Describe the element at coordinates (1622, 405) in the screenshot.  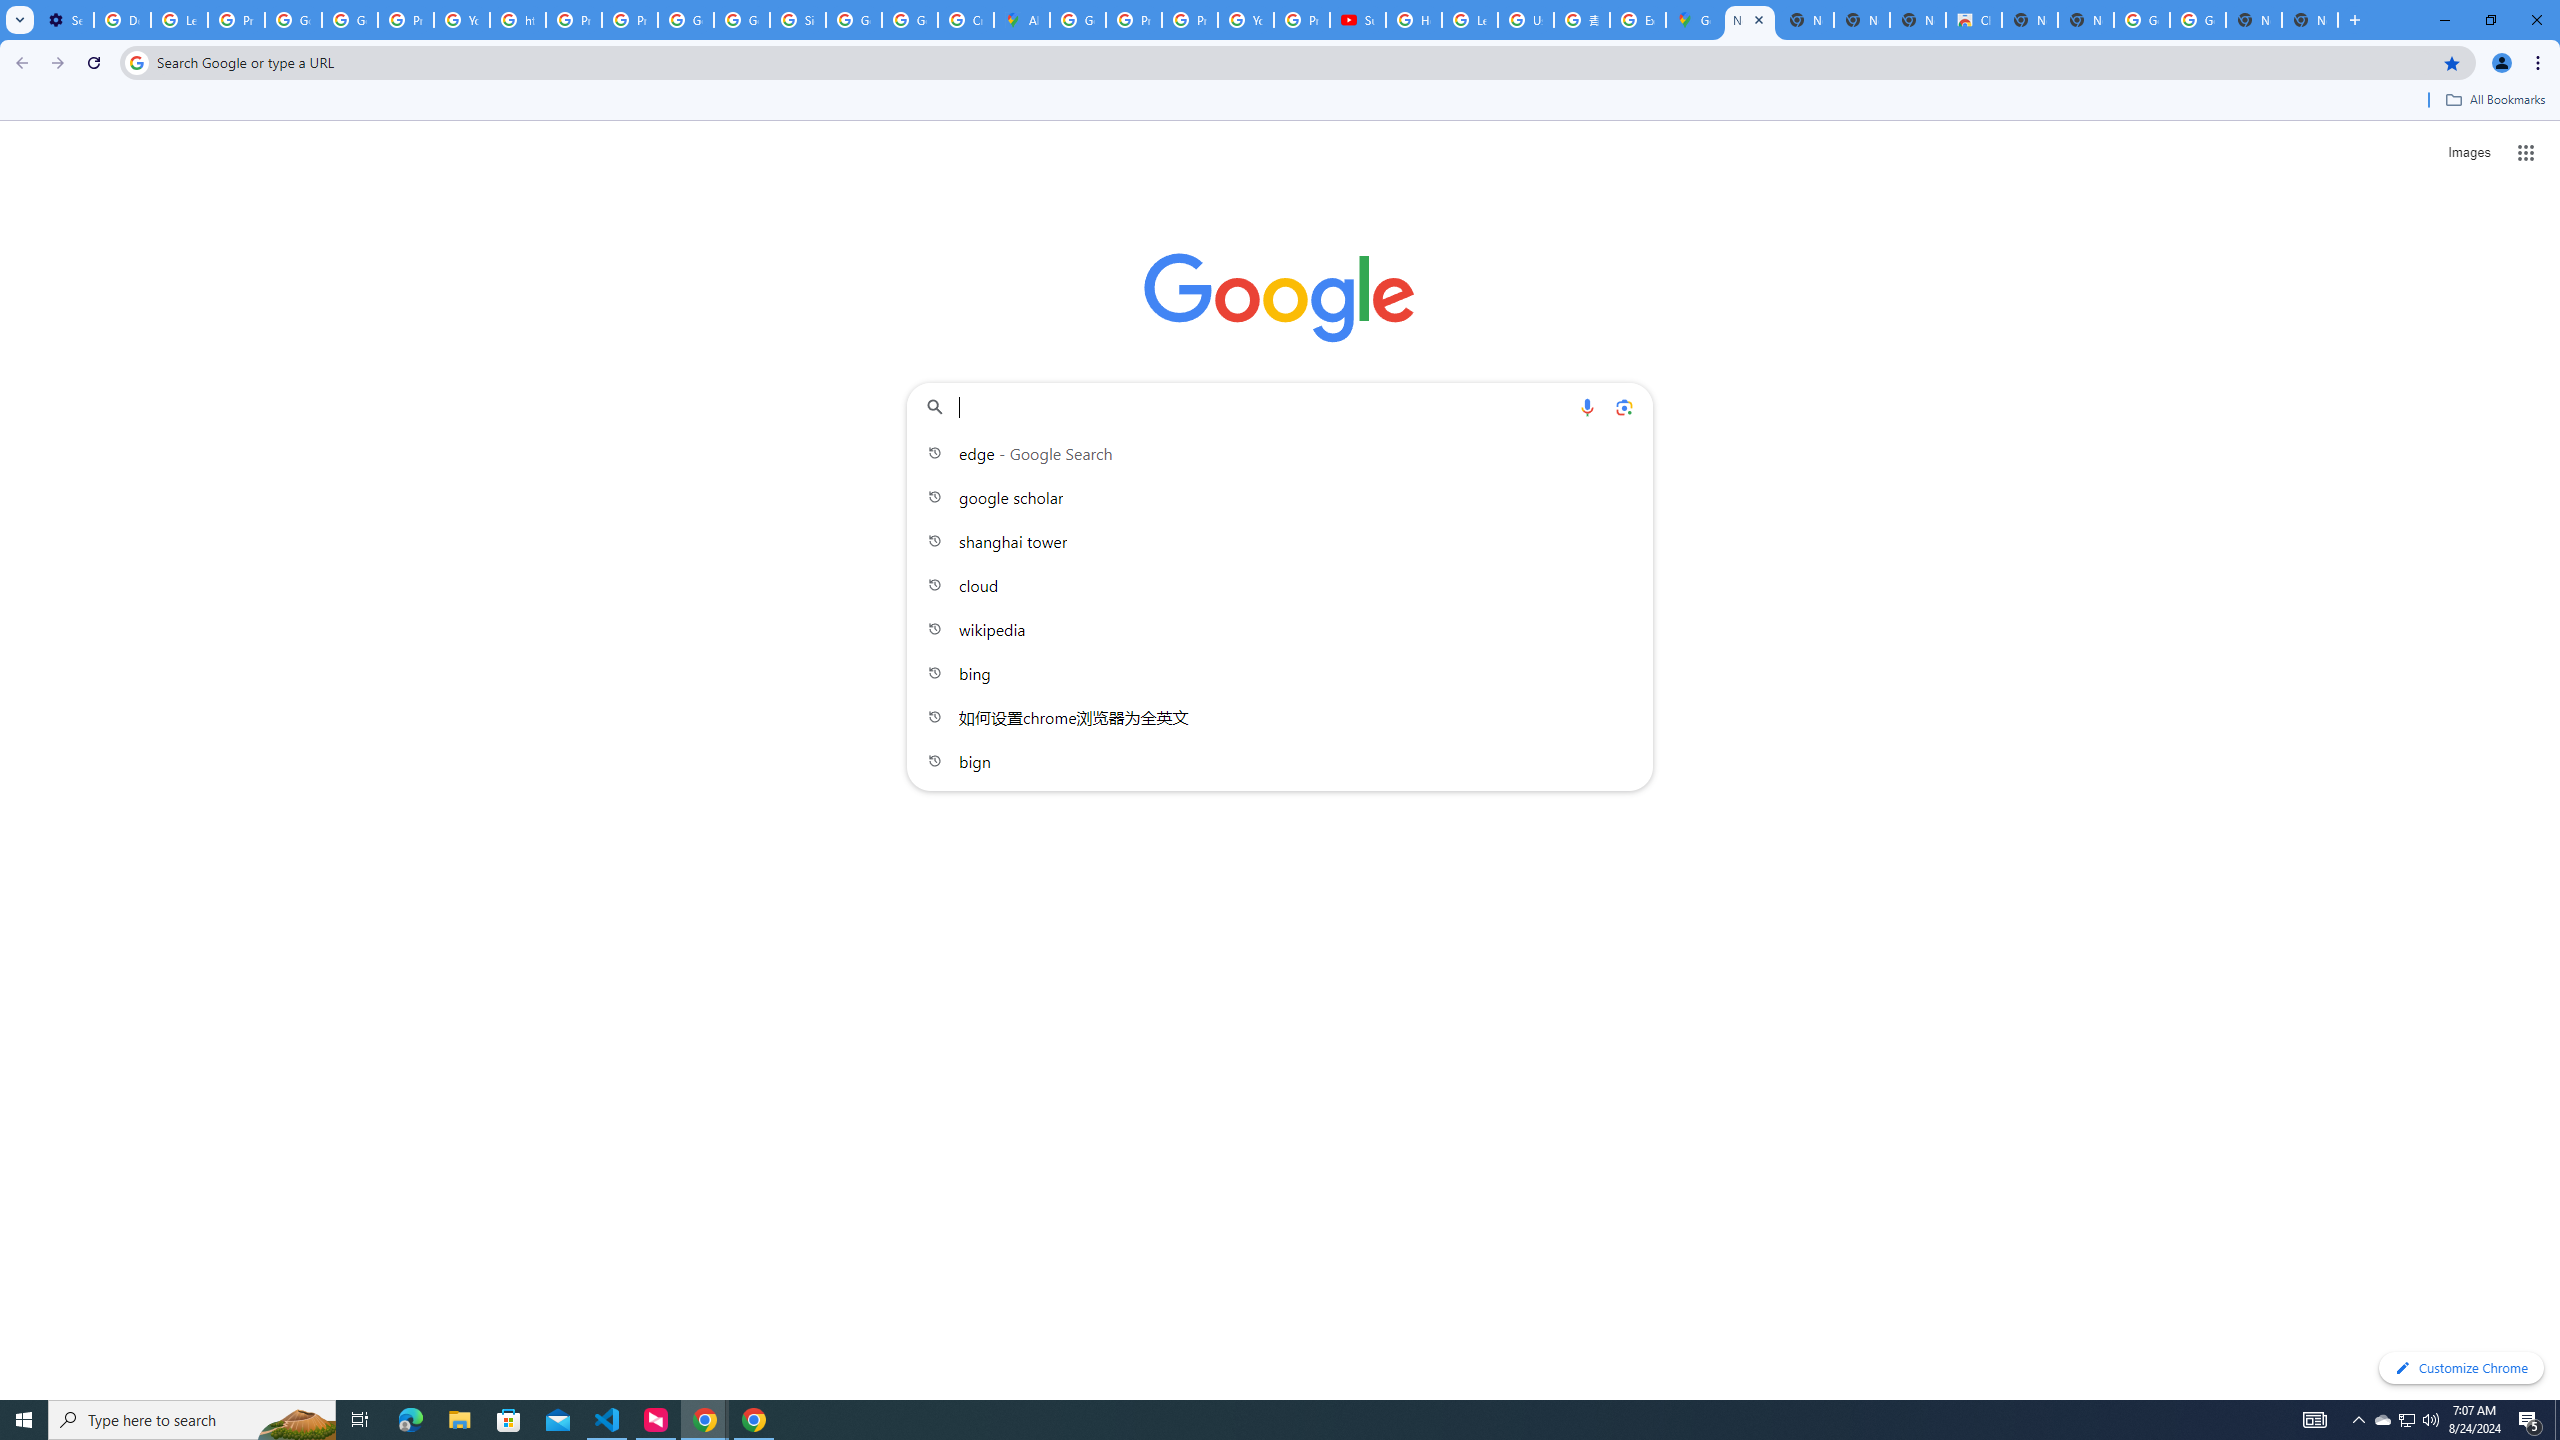
I see `'Search by image'` at that location.